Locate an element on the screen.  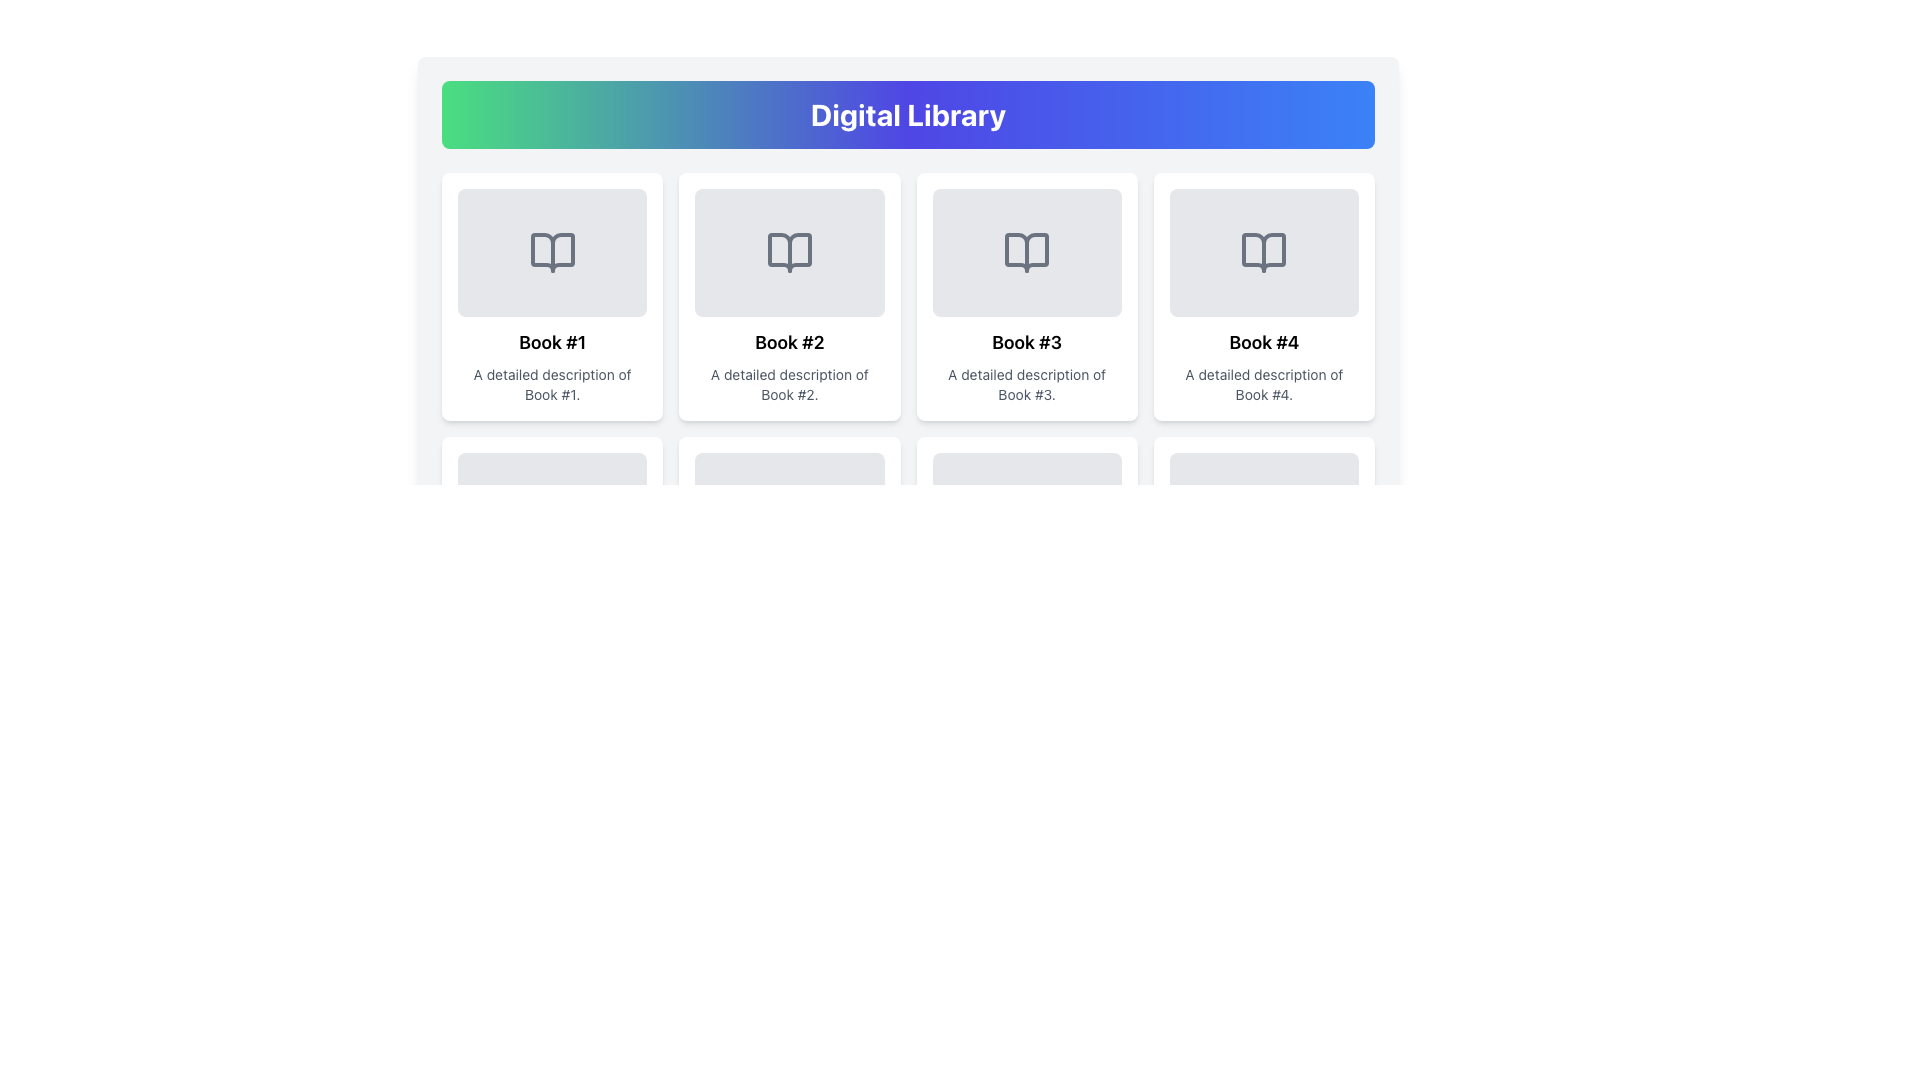
the decorative vector graphic icon of an open book located in the fourth tile of the top row labeled 'Book #4' is located at coordinates (1263, 252).